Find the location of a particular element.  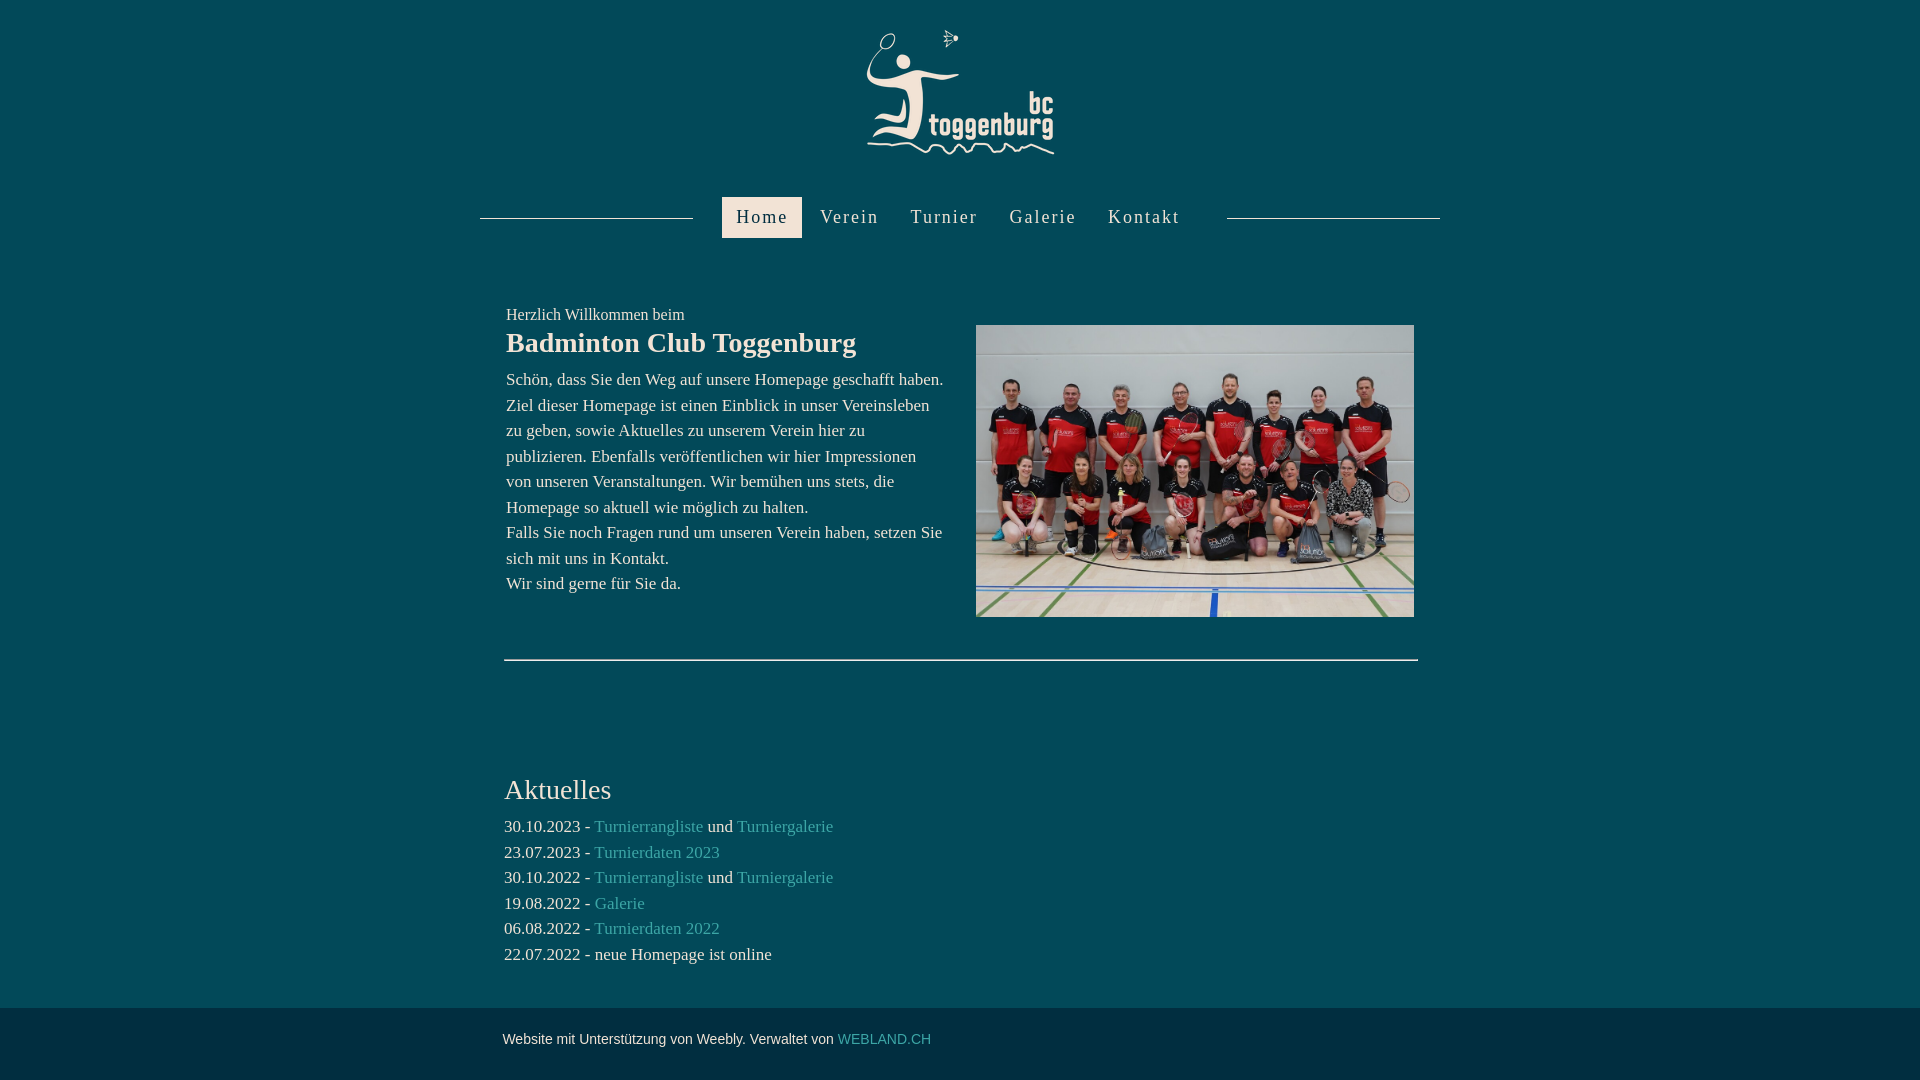

'Turnierdaten 2022' is located at coordinates (656, 928).